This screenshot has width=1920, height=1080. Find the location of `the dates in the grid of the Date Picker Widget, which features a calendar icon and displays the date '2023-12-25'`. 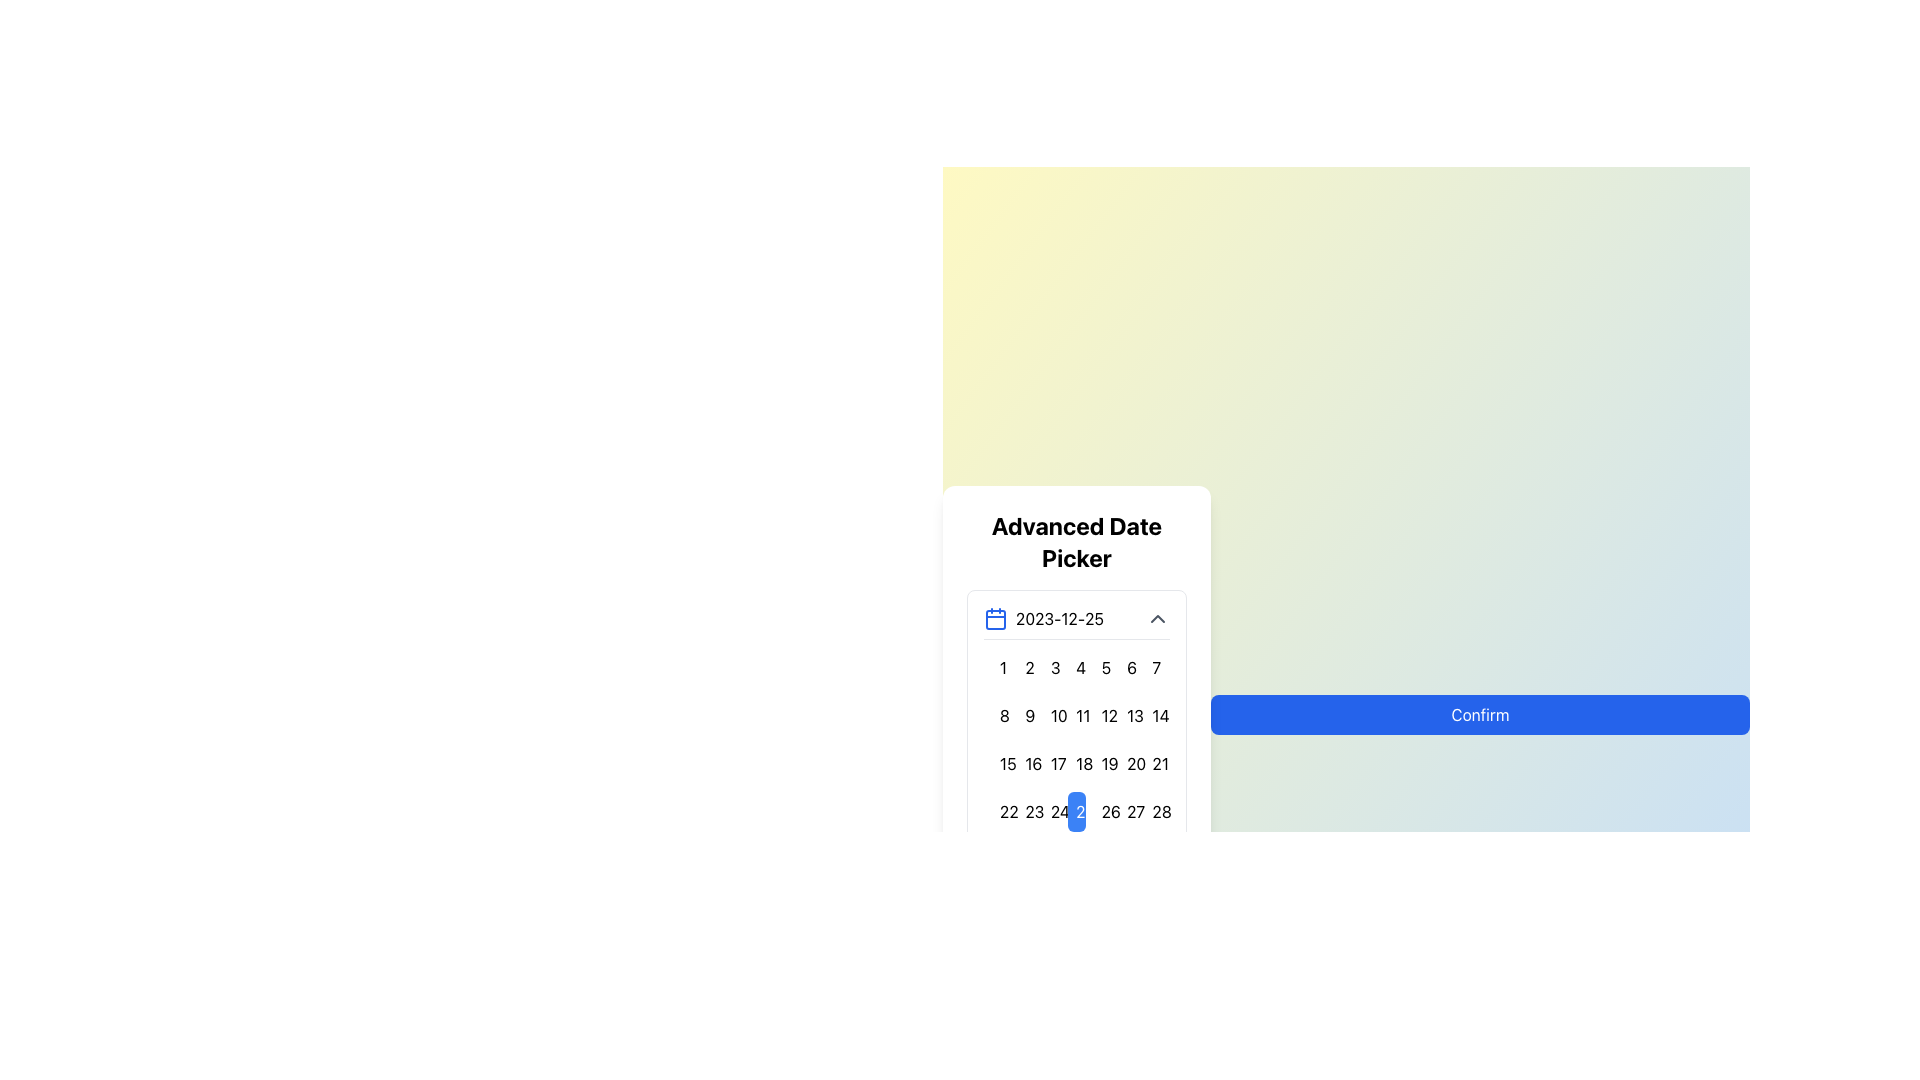

the dates in the grid of the Date Picker Widget, which features a calendar icon and displays the date '2023-12-25' is located at coordinates (1075, 747).